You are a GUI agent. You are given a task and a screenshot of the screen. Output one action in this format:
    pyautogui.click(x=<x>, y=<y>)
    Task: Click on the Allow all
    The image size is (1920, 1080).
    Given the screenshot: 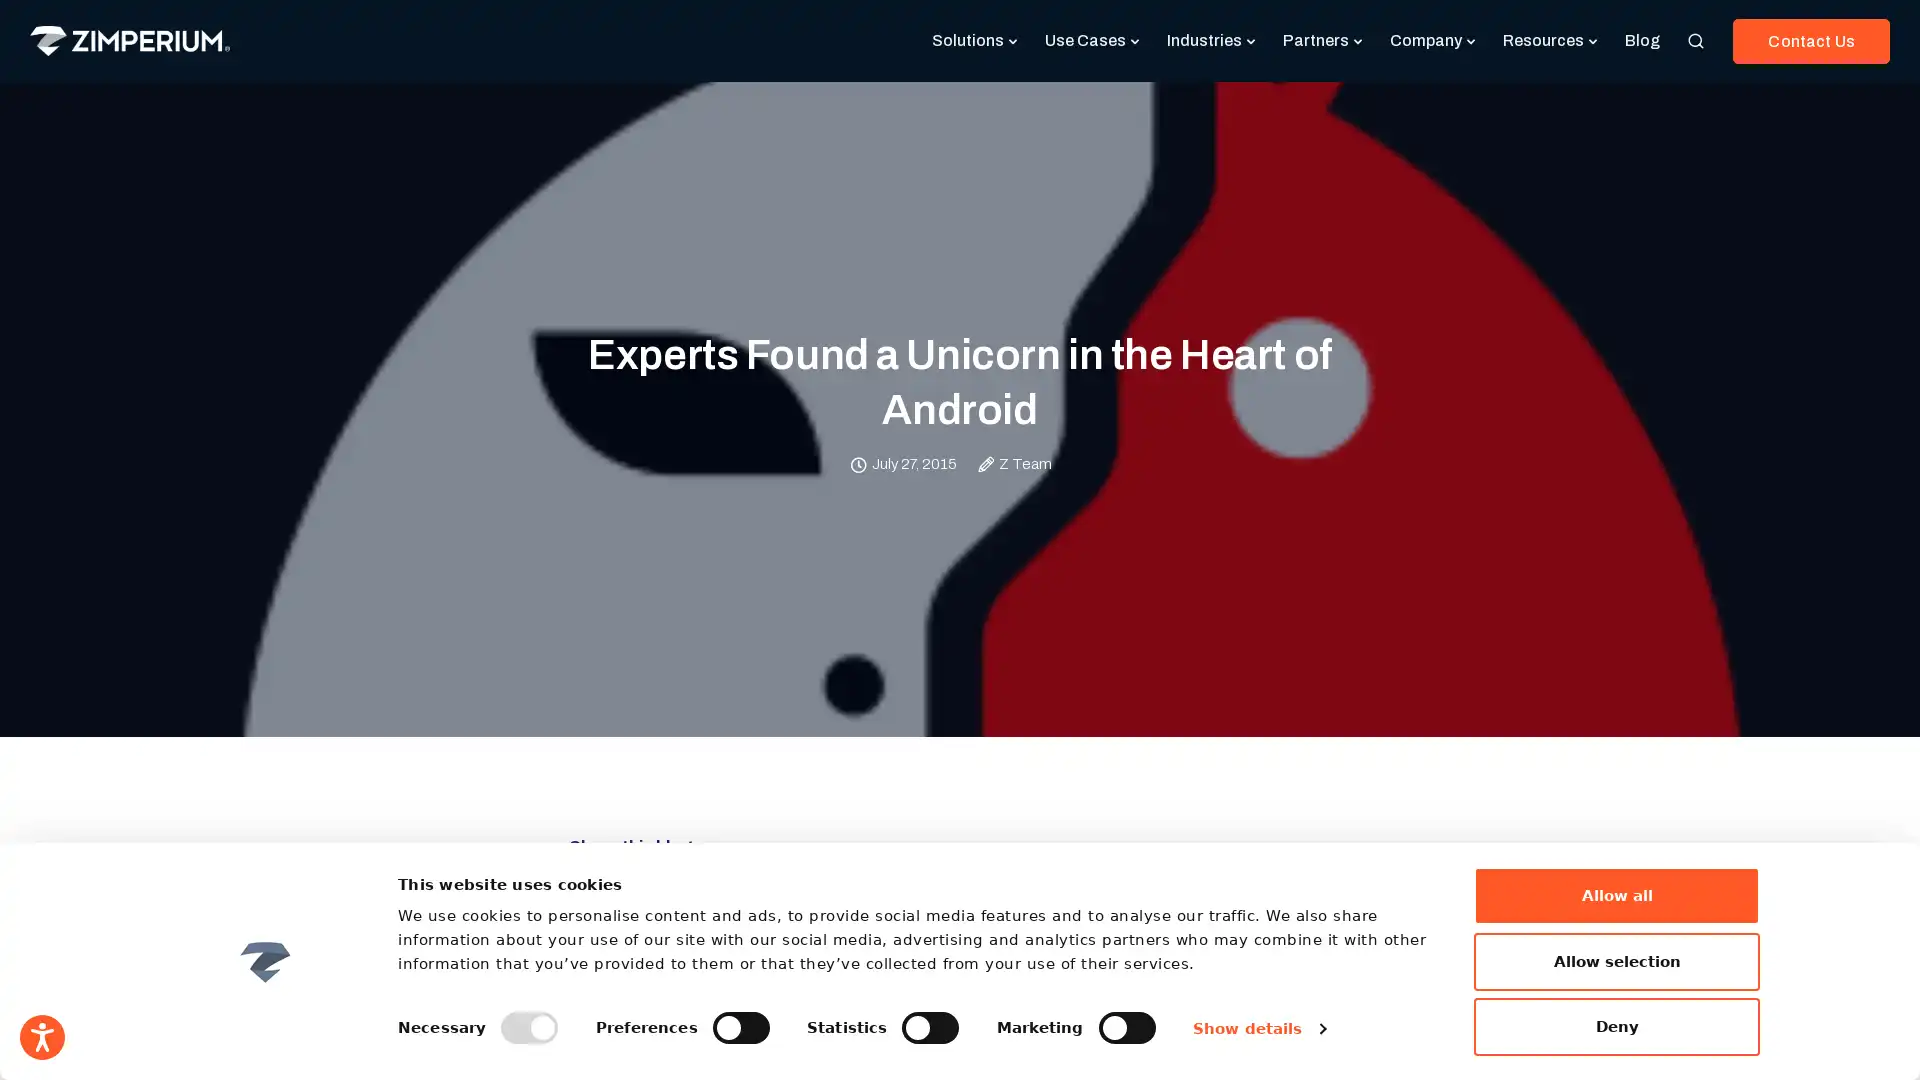 What is the action you would take?
    pyautogui.click(x=1617, y=894)
    